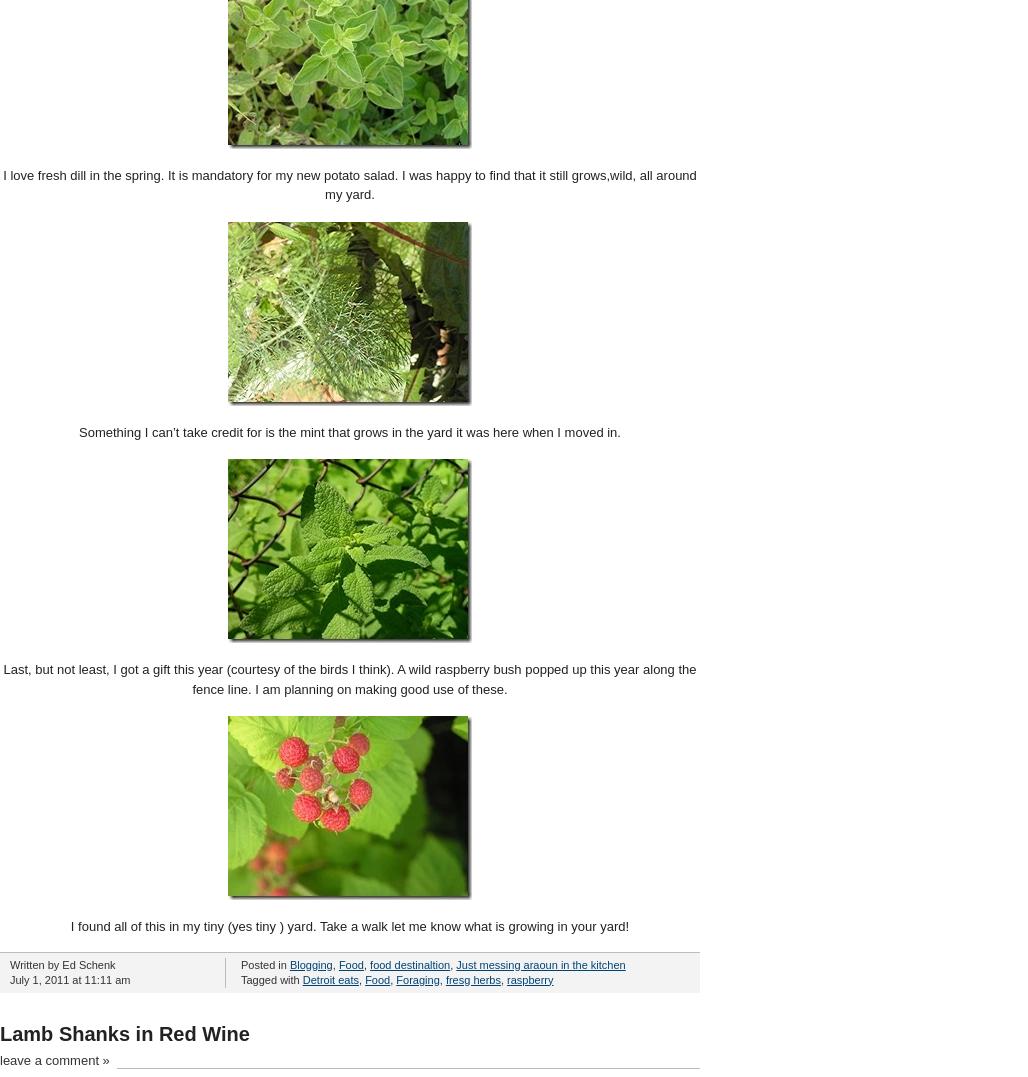 The image size is (1028, 1077). Describe the element at coordinates (409, 964) in the screenshot. I see `'food destinaltion'` at that location.